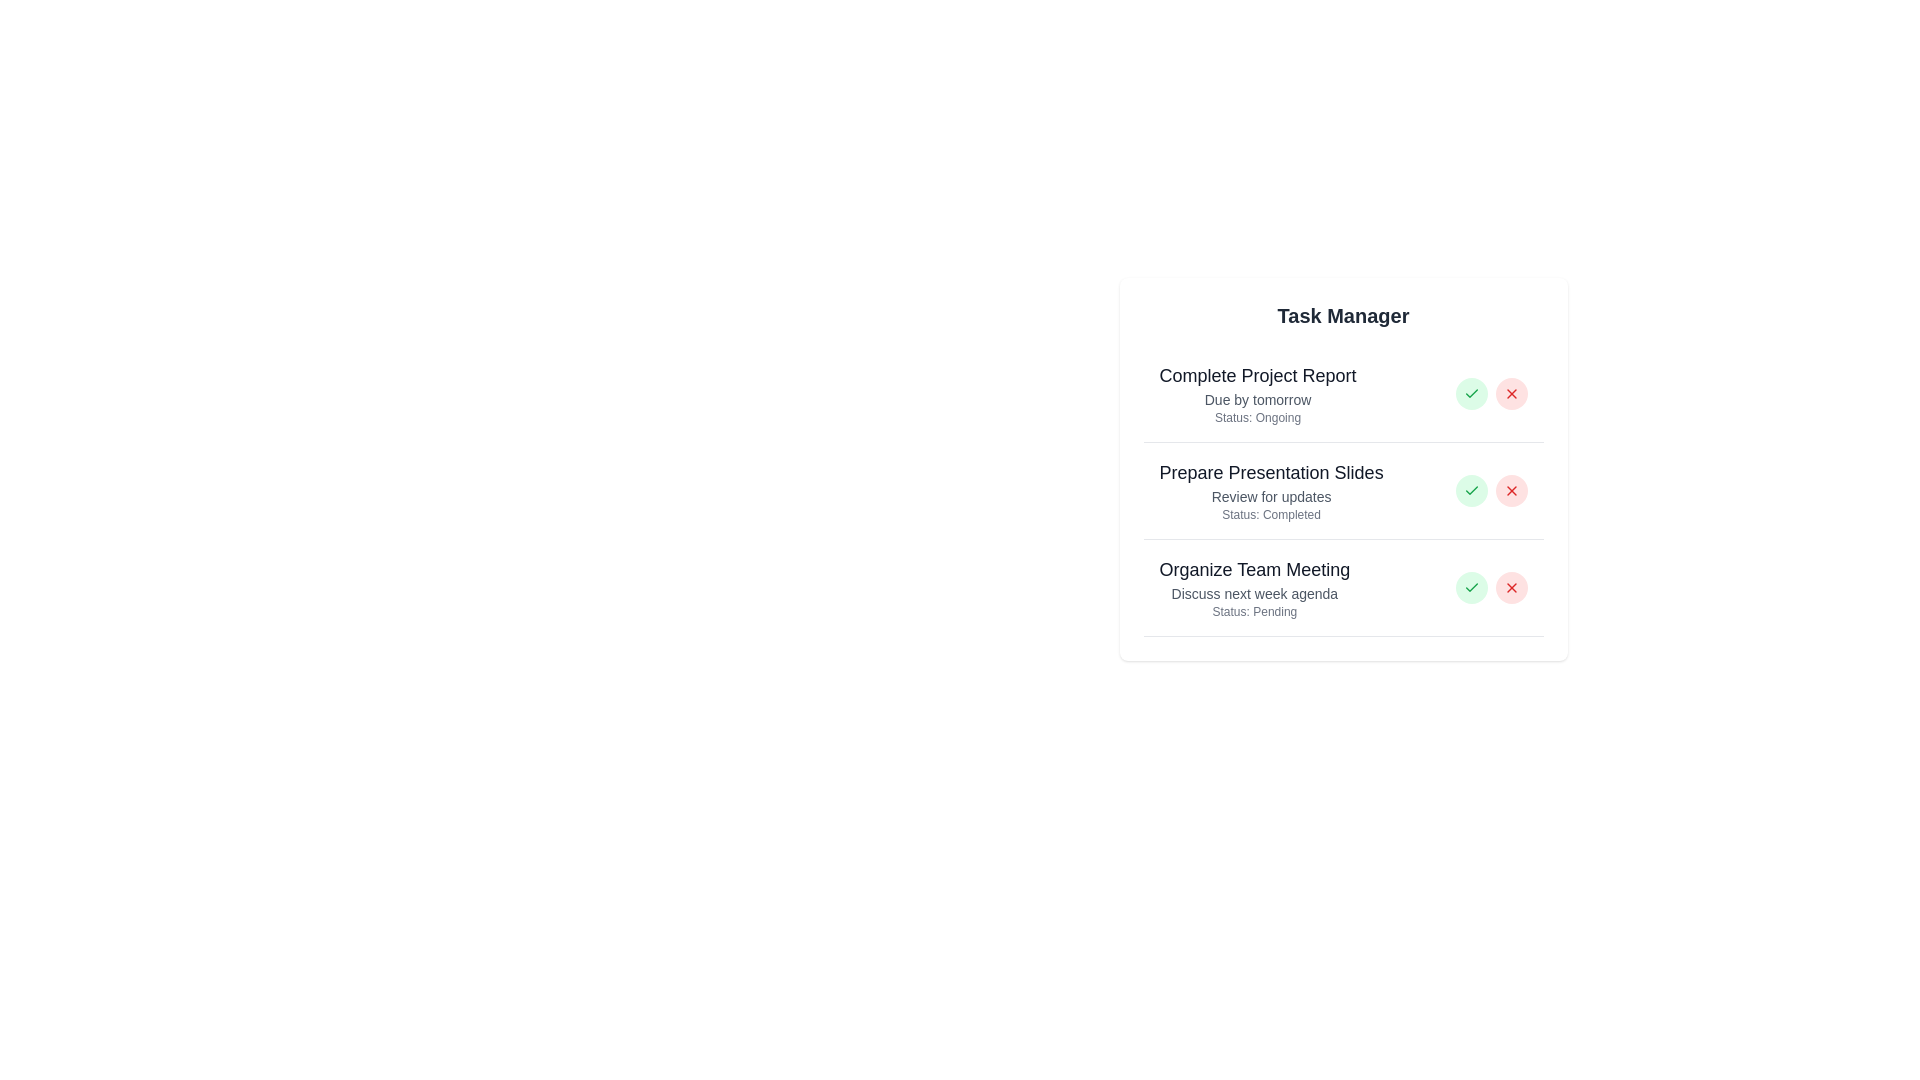 Image resolution: width=1920 pixels, height=1080 pixels. Describe the element at coordinates (1253, 593) in the screenshot. I see `the static text element that provides supplementary information for the task 'Organize Team Meeting', located beneath the corresponding task title and above the status text in the task card` at that location.